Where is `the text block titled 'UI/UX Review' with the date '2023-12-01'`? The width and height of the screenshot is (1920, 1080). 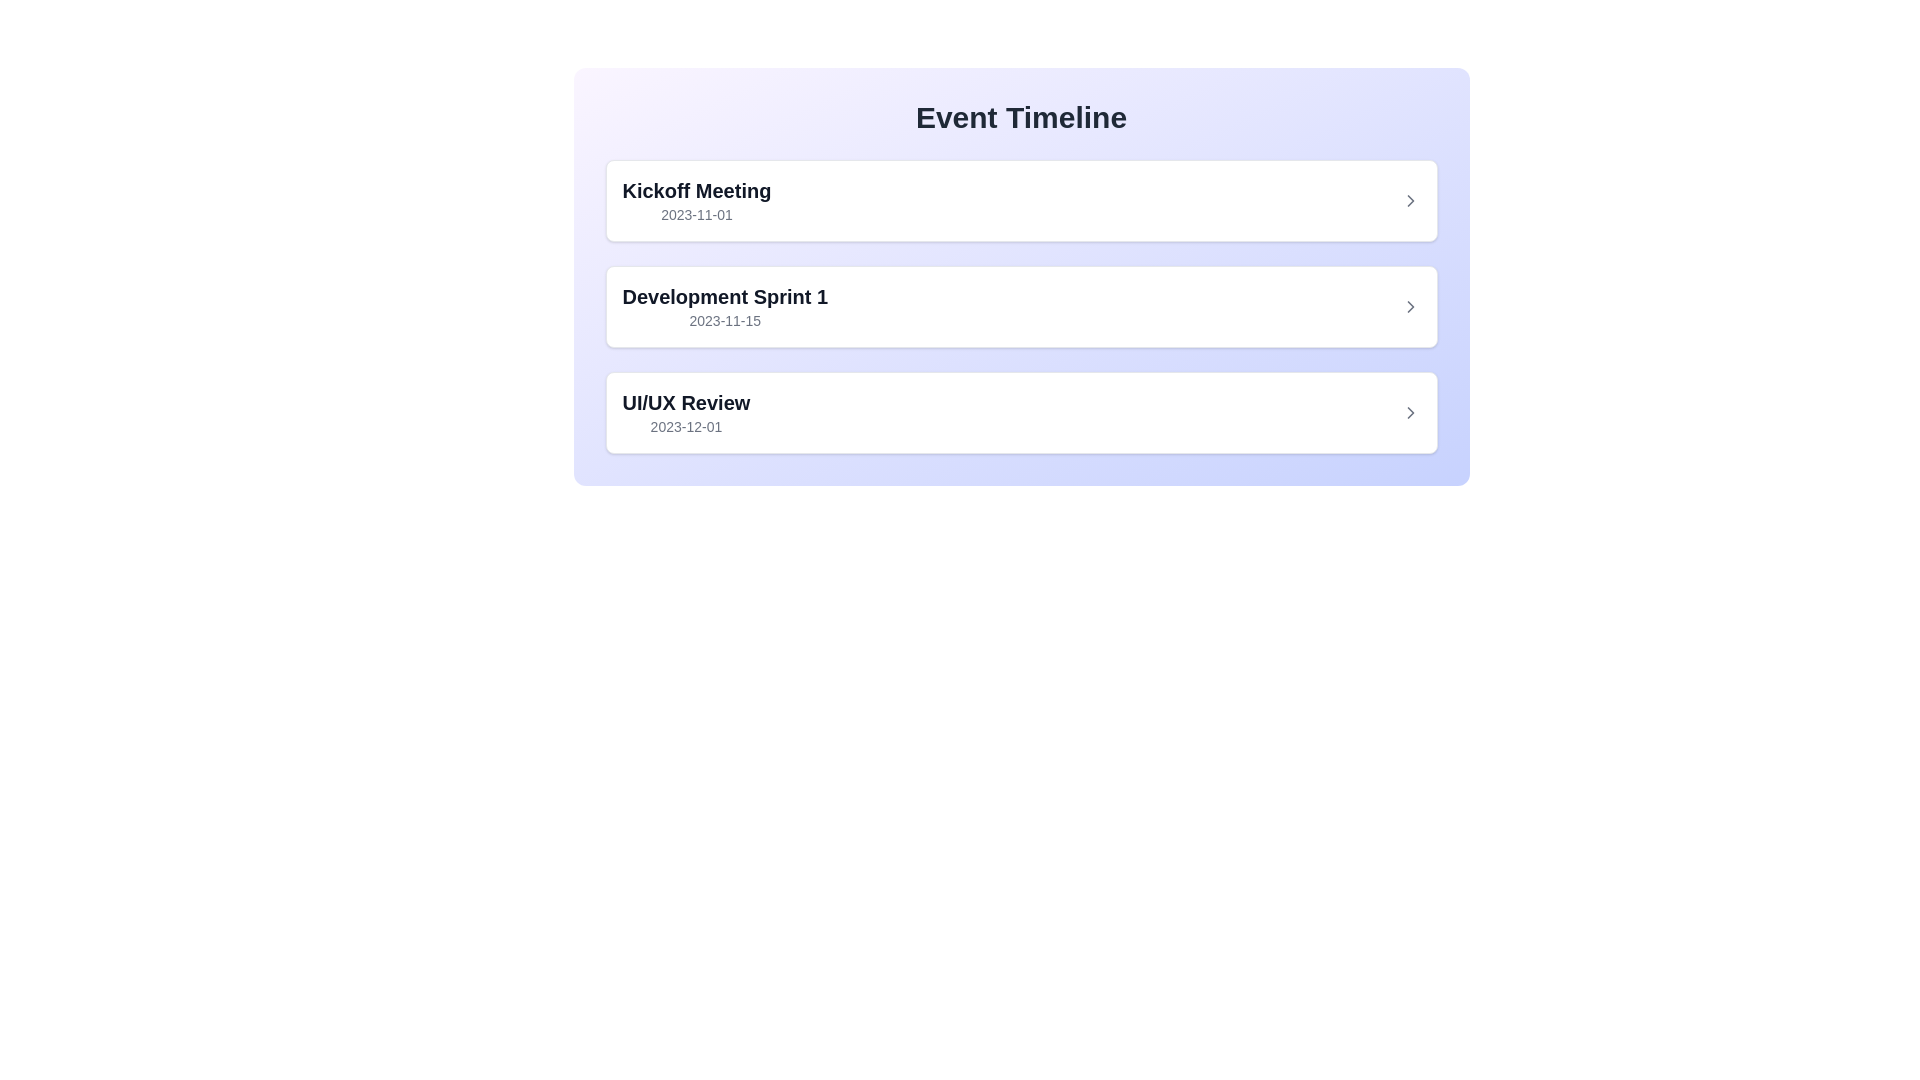
the text block titled 'UI/UX Review' with the date '2023-12-01' is located at coordinates (686, 411).